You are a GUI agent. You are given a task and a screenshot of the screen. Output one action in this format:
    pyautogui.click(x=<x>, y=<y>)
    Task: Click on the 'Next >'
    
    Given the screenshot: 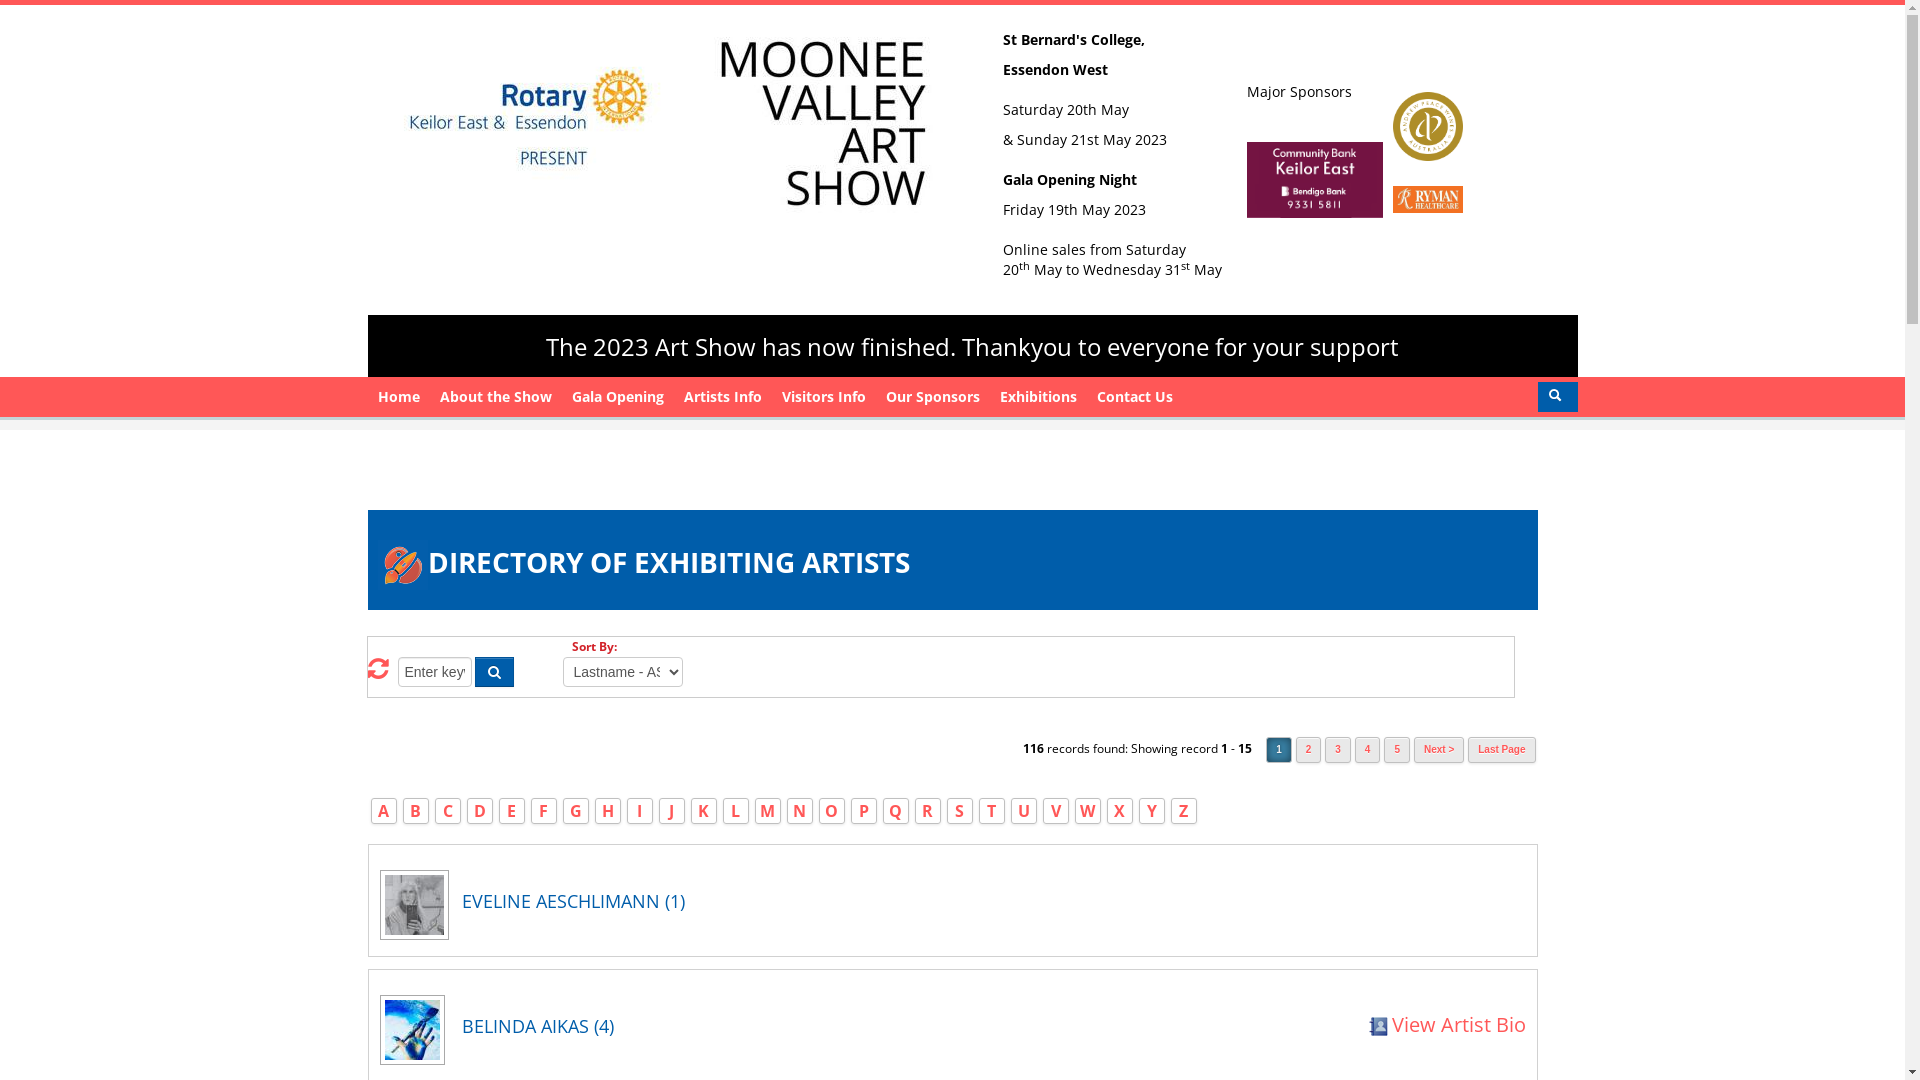 What is the action you would take?
    pyautogui.click(x=1438, y=749)
    